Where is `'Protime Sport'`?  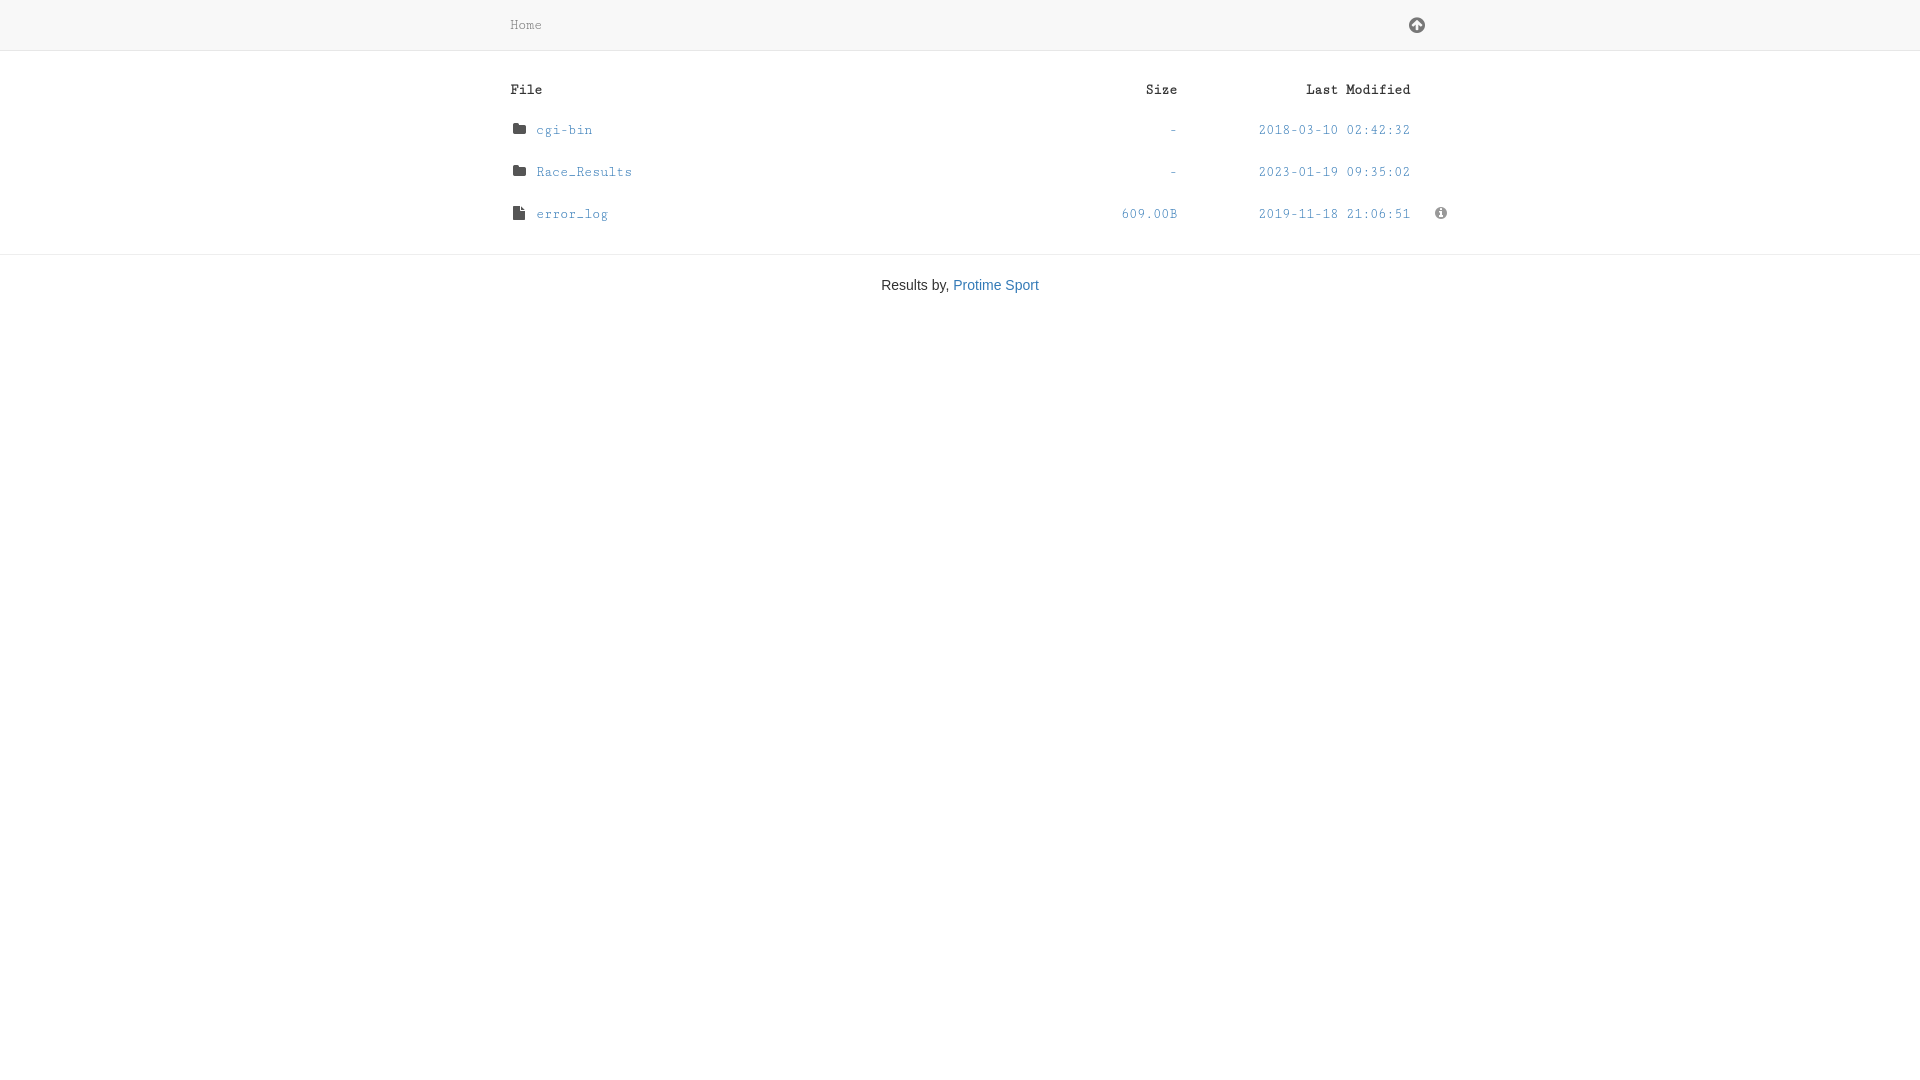
'Protime Sport' is located at coordinates (996, 285).